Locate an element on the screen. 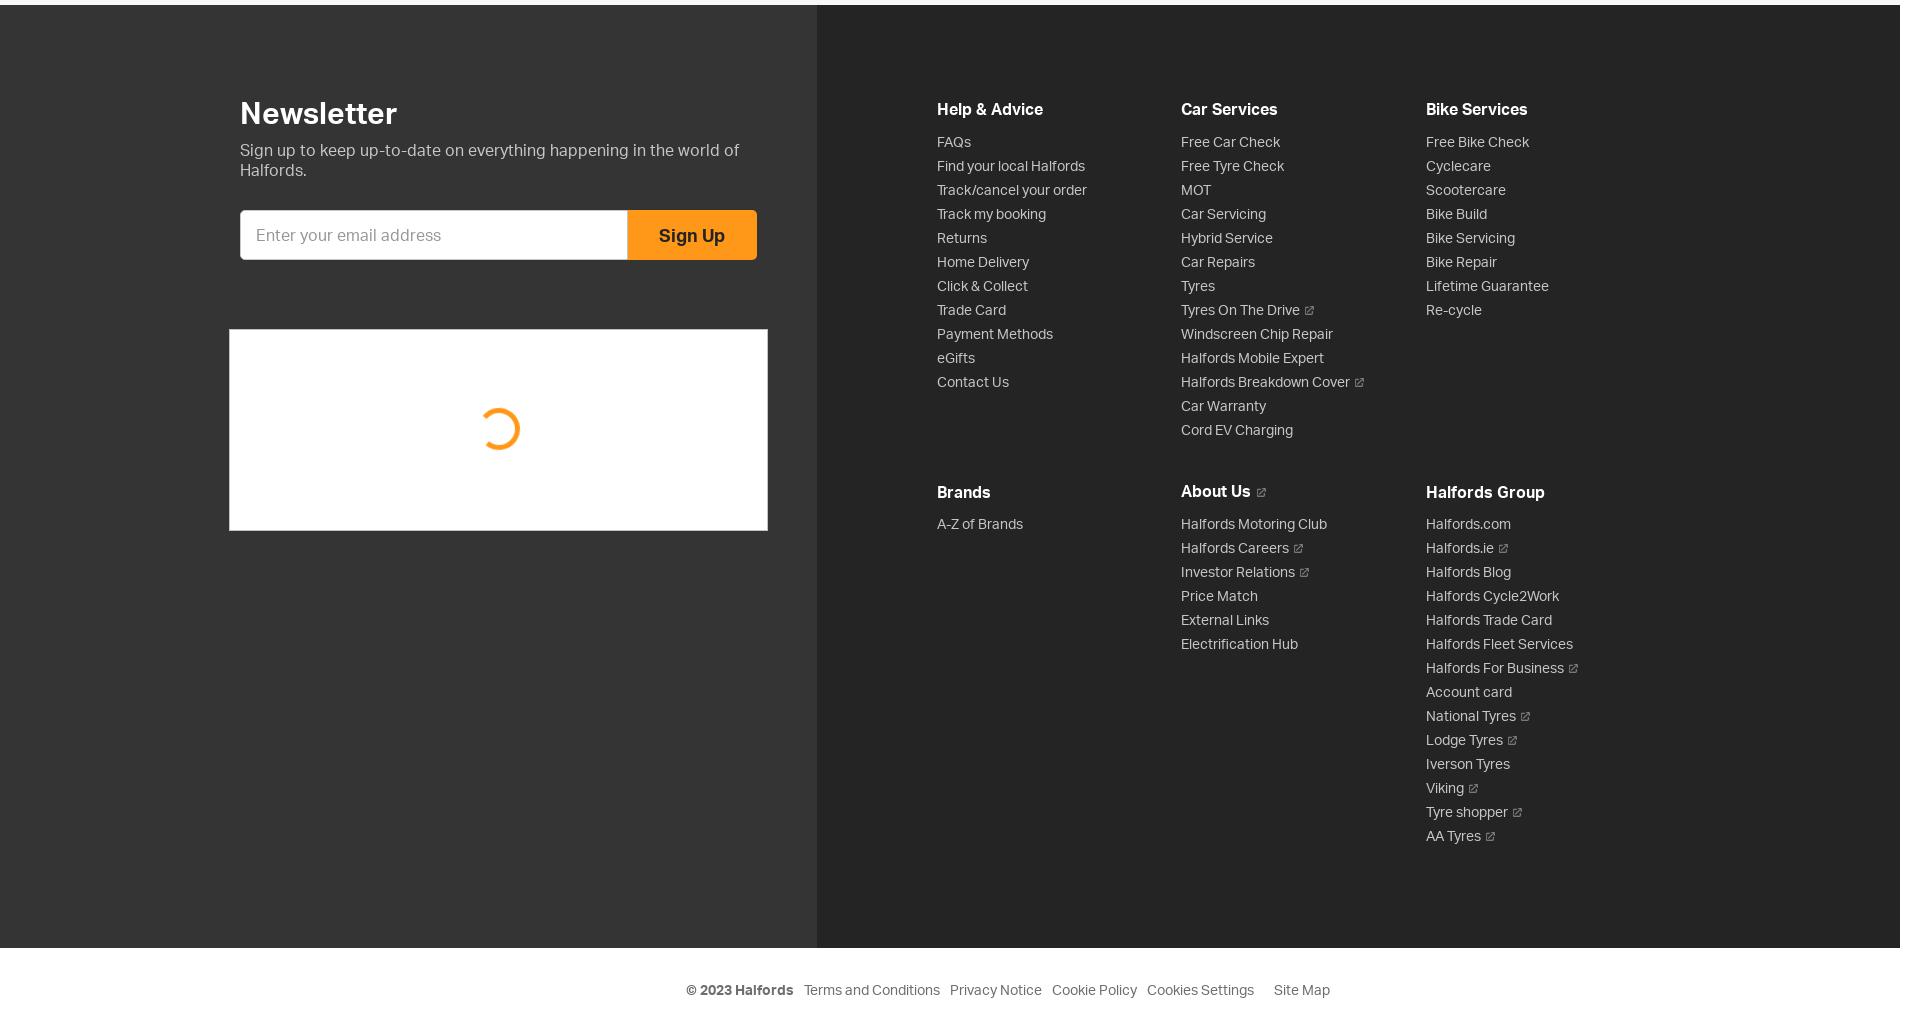 The image size is (1910, 1029). 'Investor Relations' is located at coordinates (1239, 570).